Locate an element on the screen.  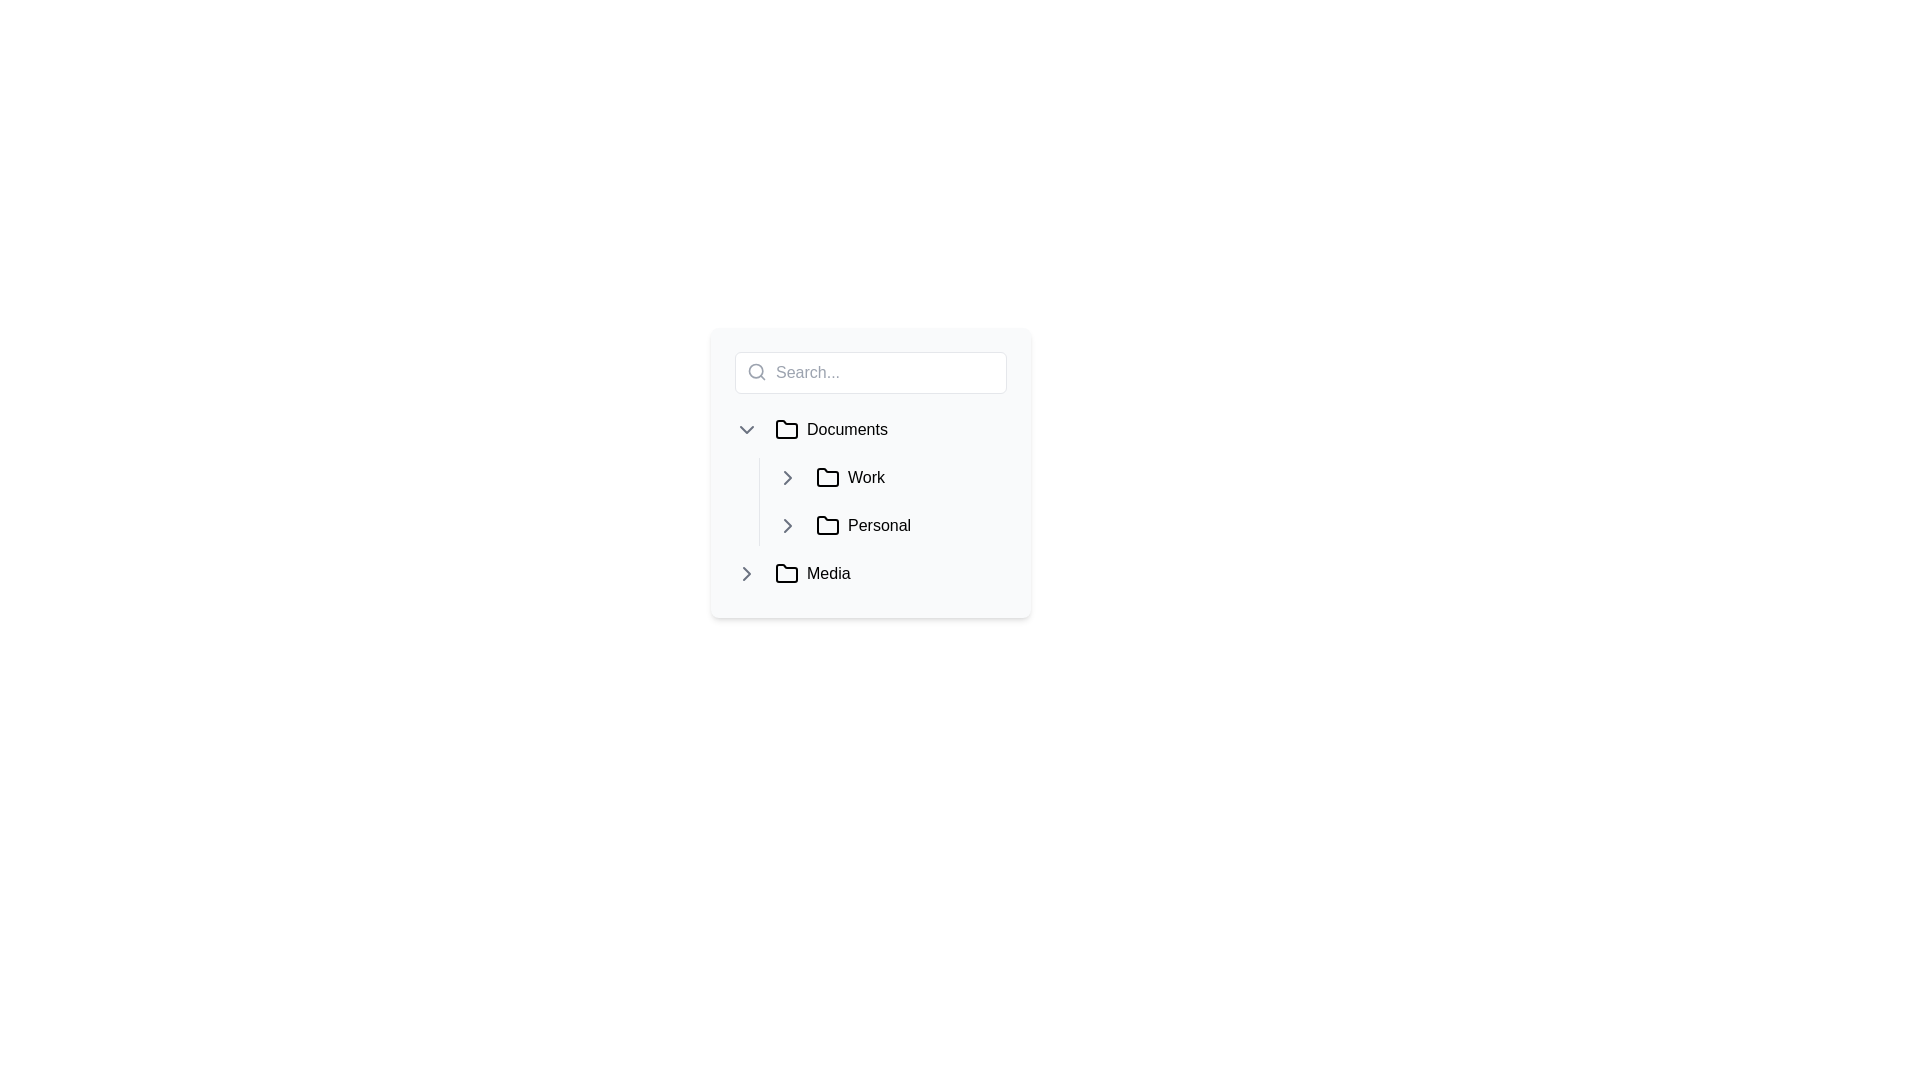
the folder icon element that is styled in a minimalist manner and is located next to the 'Personal' label is located at coordinates (828, 524).